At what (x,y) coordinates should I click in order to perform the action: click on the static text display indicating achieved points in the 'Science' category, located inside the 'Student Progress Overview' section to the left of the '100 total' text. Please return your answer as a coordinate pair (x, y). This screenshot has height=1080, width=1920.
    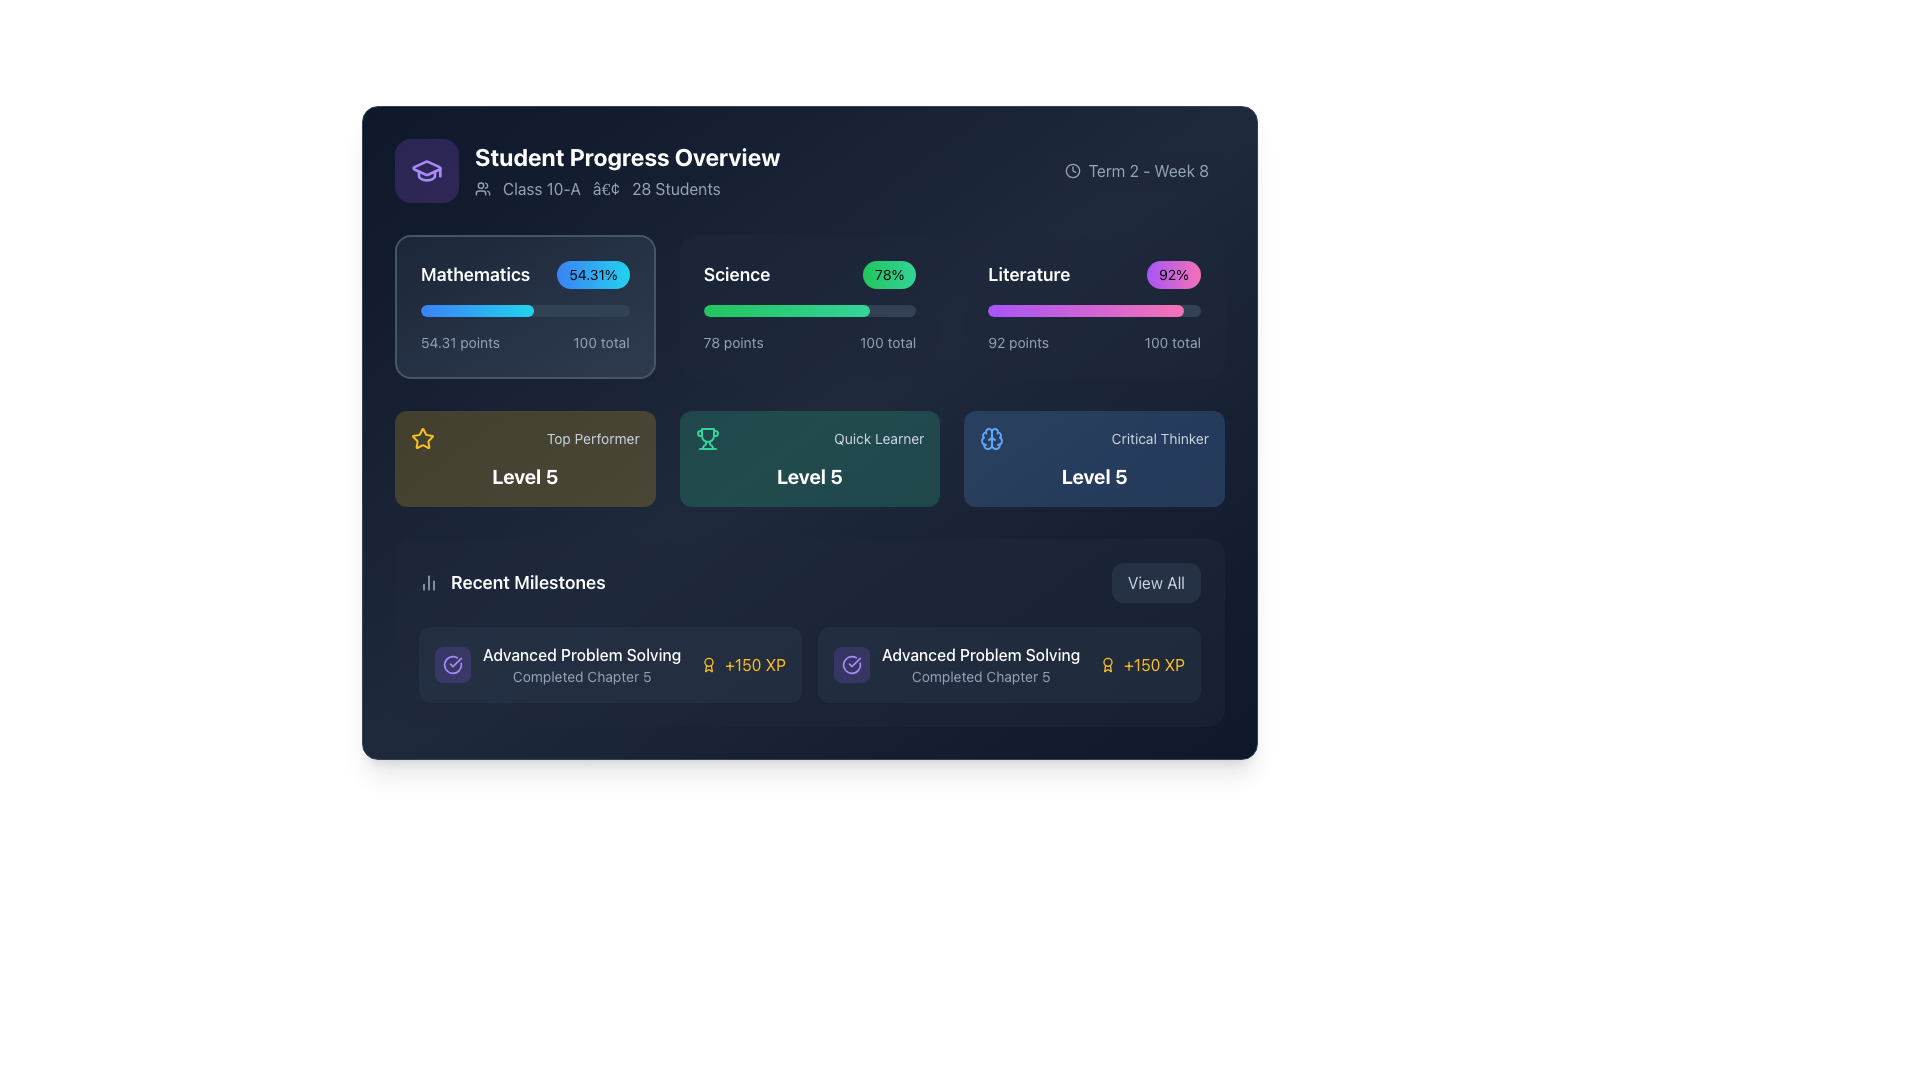
    Looking at the image, I should click on (732, 342).